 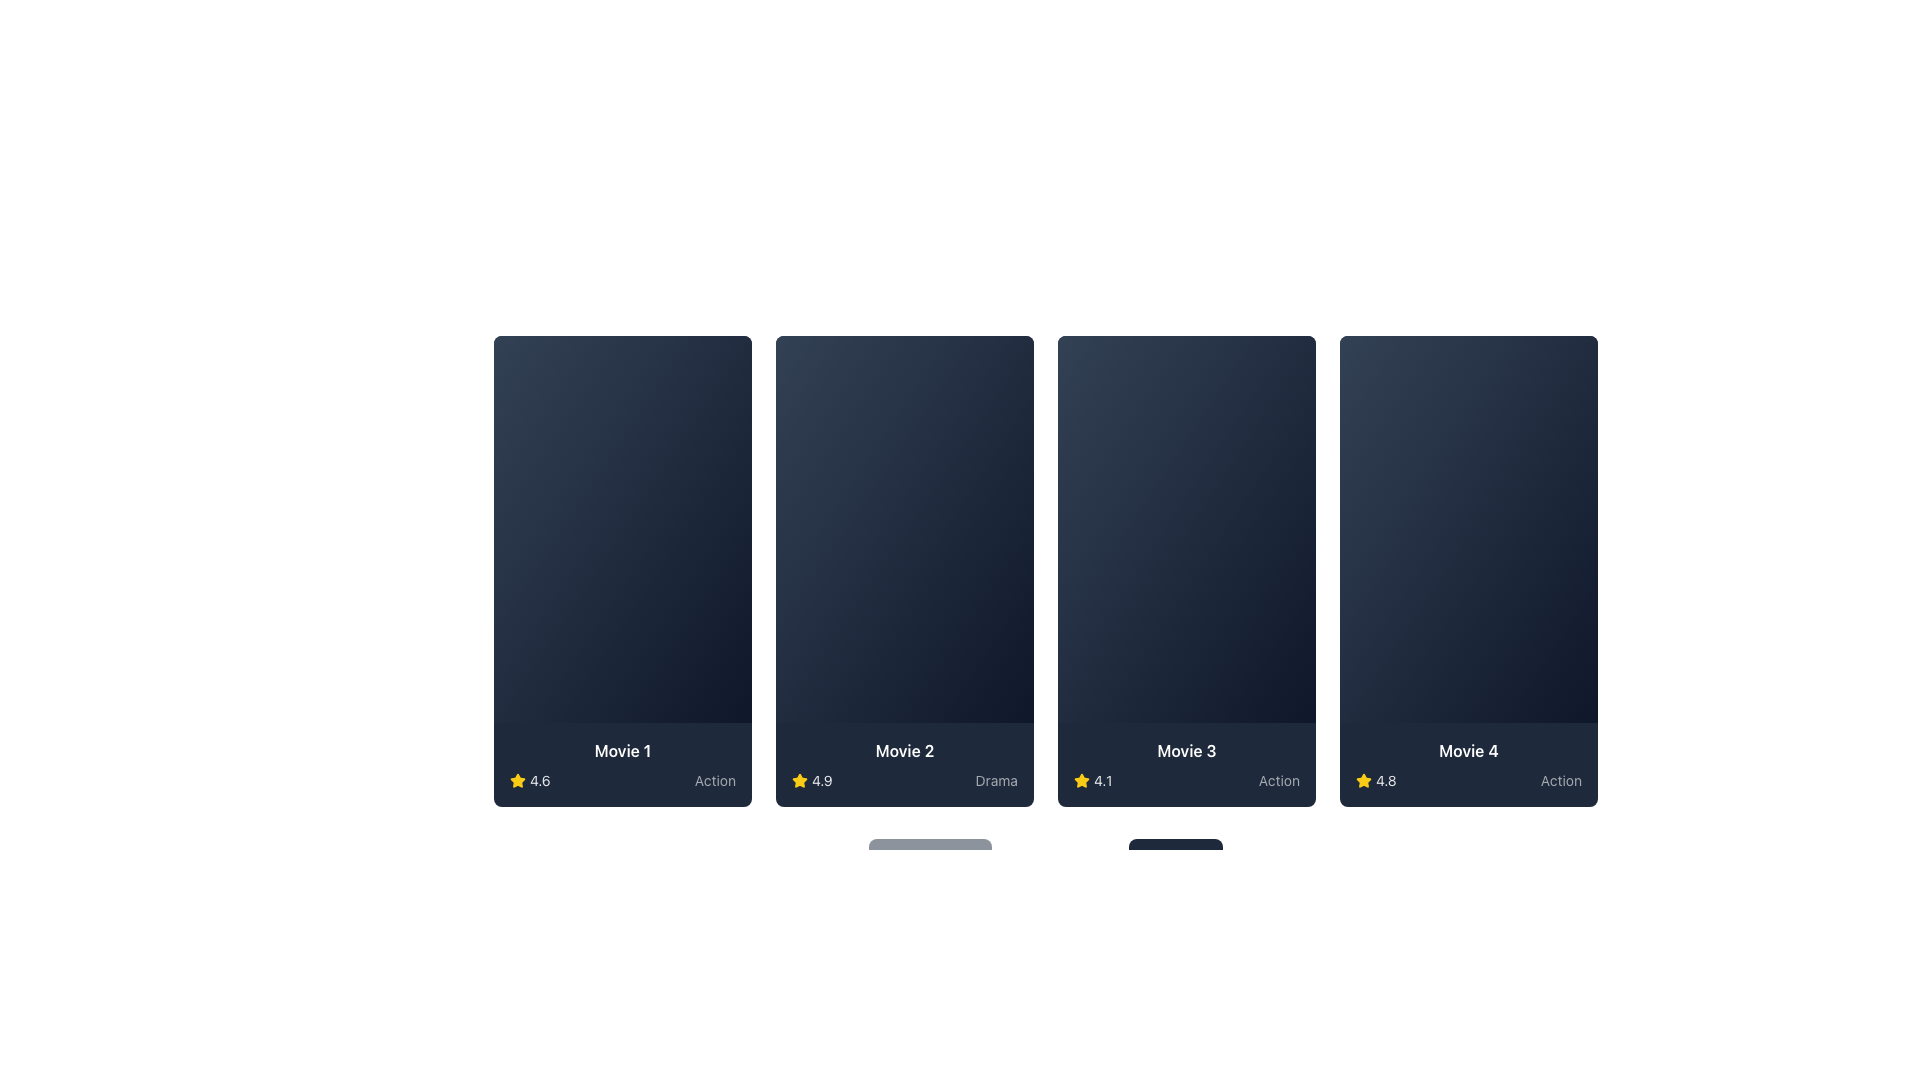 I want to click on the play icon, so click(x=622, y=528).